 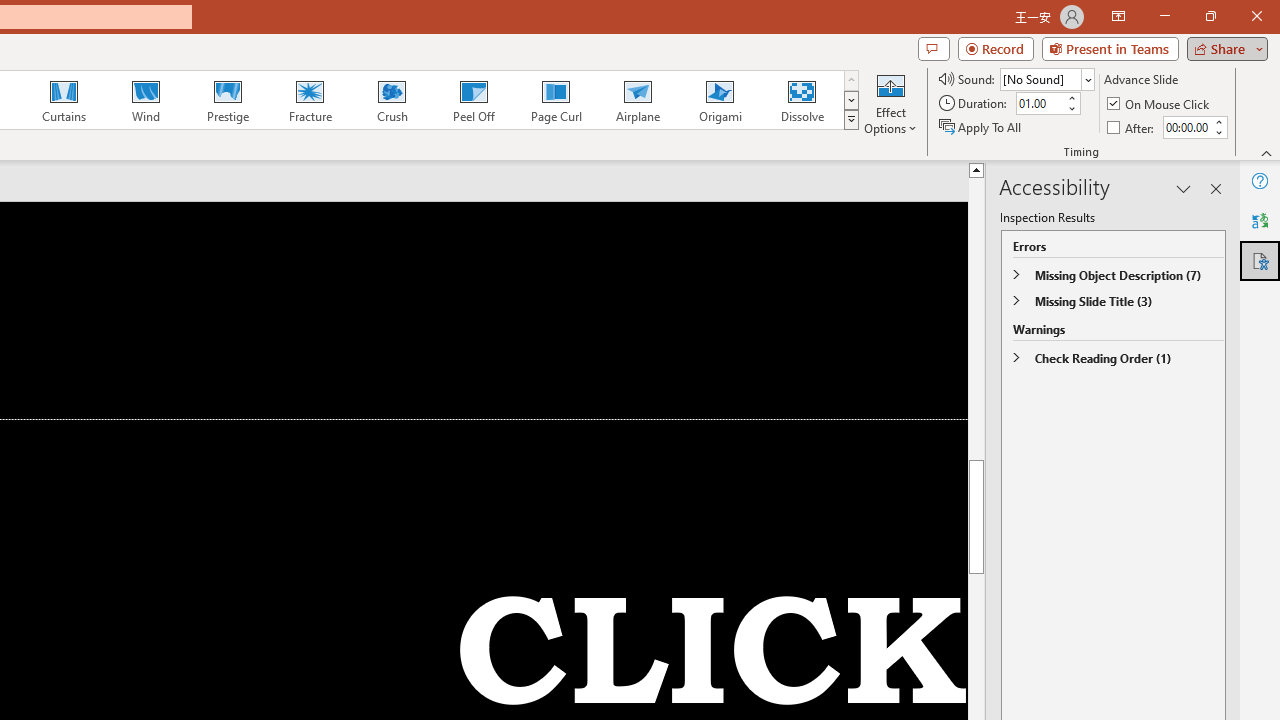 I want to click on 'Origami', so click(x=720, y=100).